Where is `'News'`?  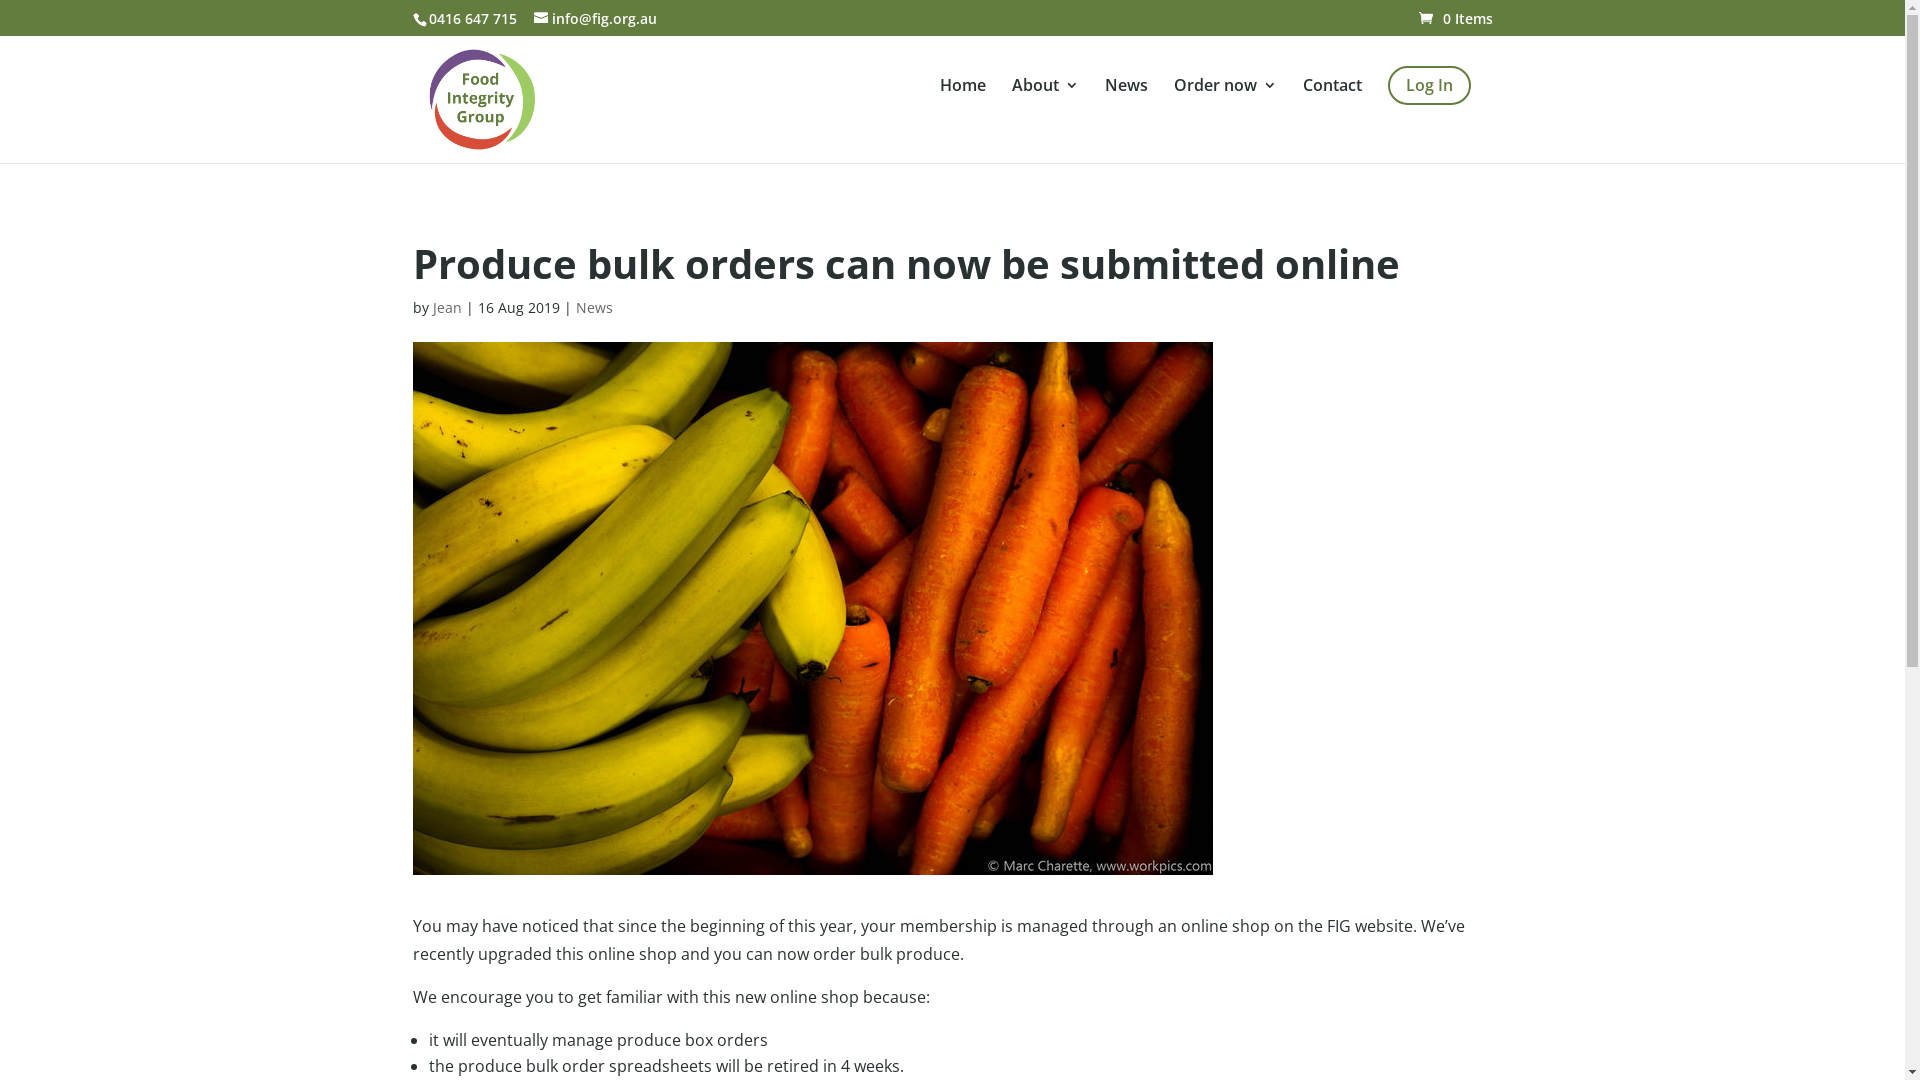
'News' is located at coordinates (593, 307).